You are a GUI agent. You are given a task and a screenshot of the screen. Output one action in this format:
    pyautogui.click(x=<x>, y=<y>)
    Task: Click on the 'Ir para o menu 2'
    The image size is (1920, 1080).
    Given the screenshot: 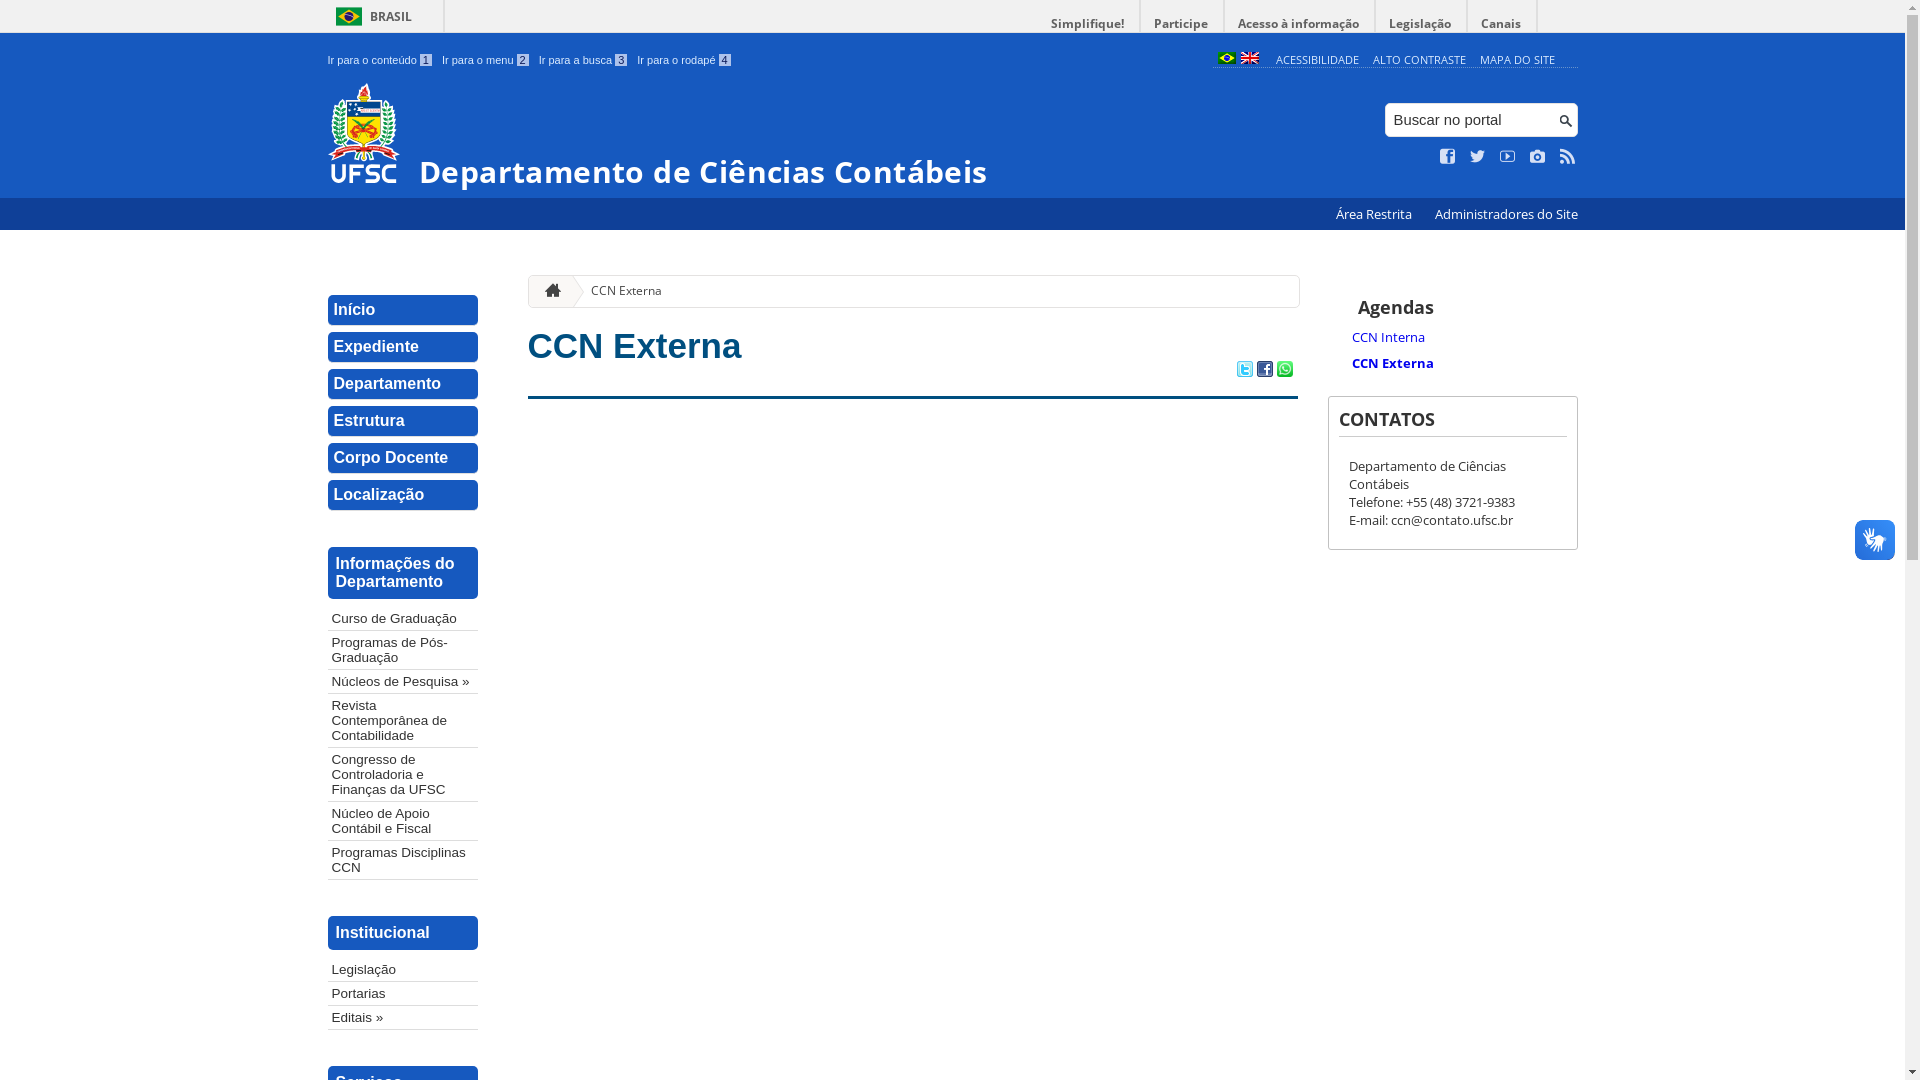 What is the action you would take?
    pyautogui.click(x=485, y=59)
    